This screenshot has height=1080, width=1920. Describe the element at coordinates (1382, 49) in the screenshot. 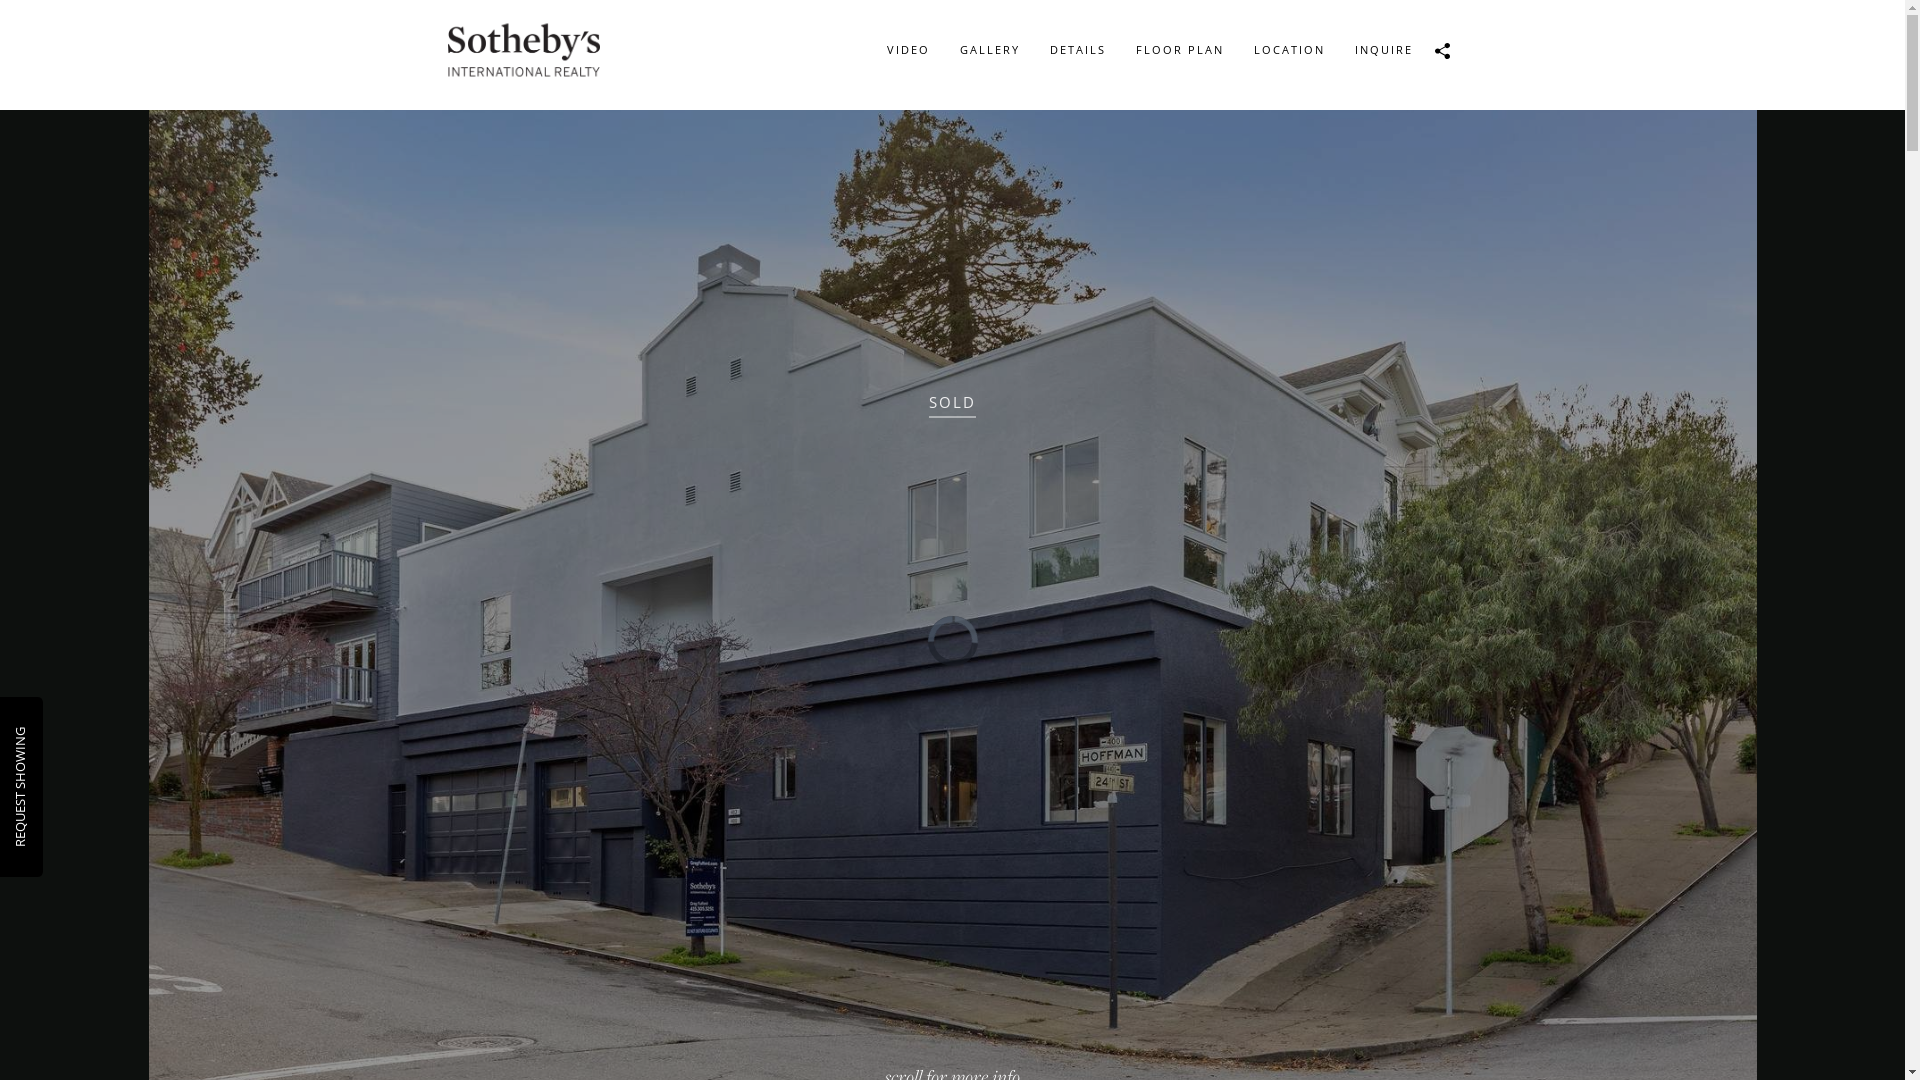

I see `'INQUIRE'` at that location.